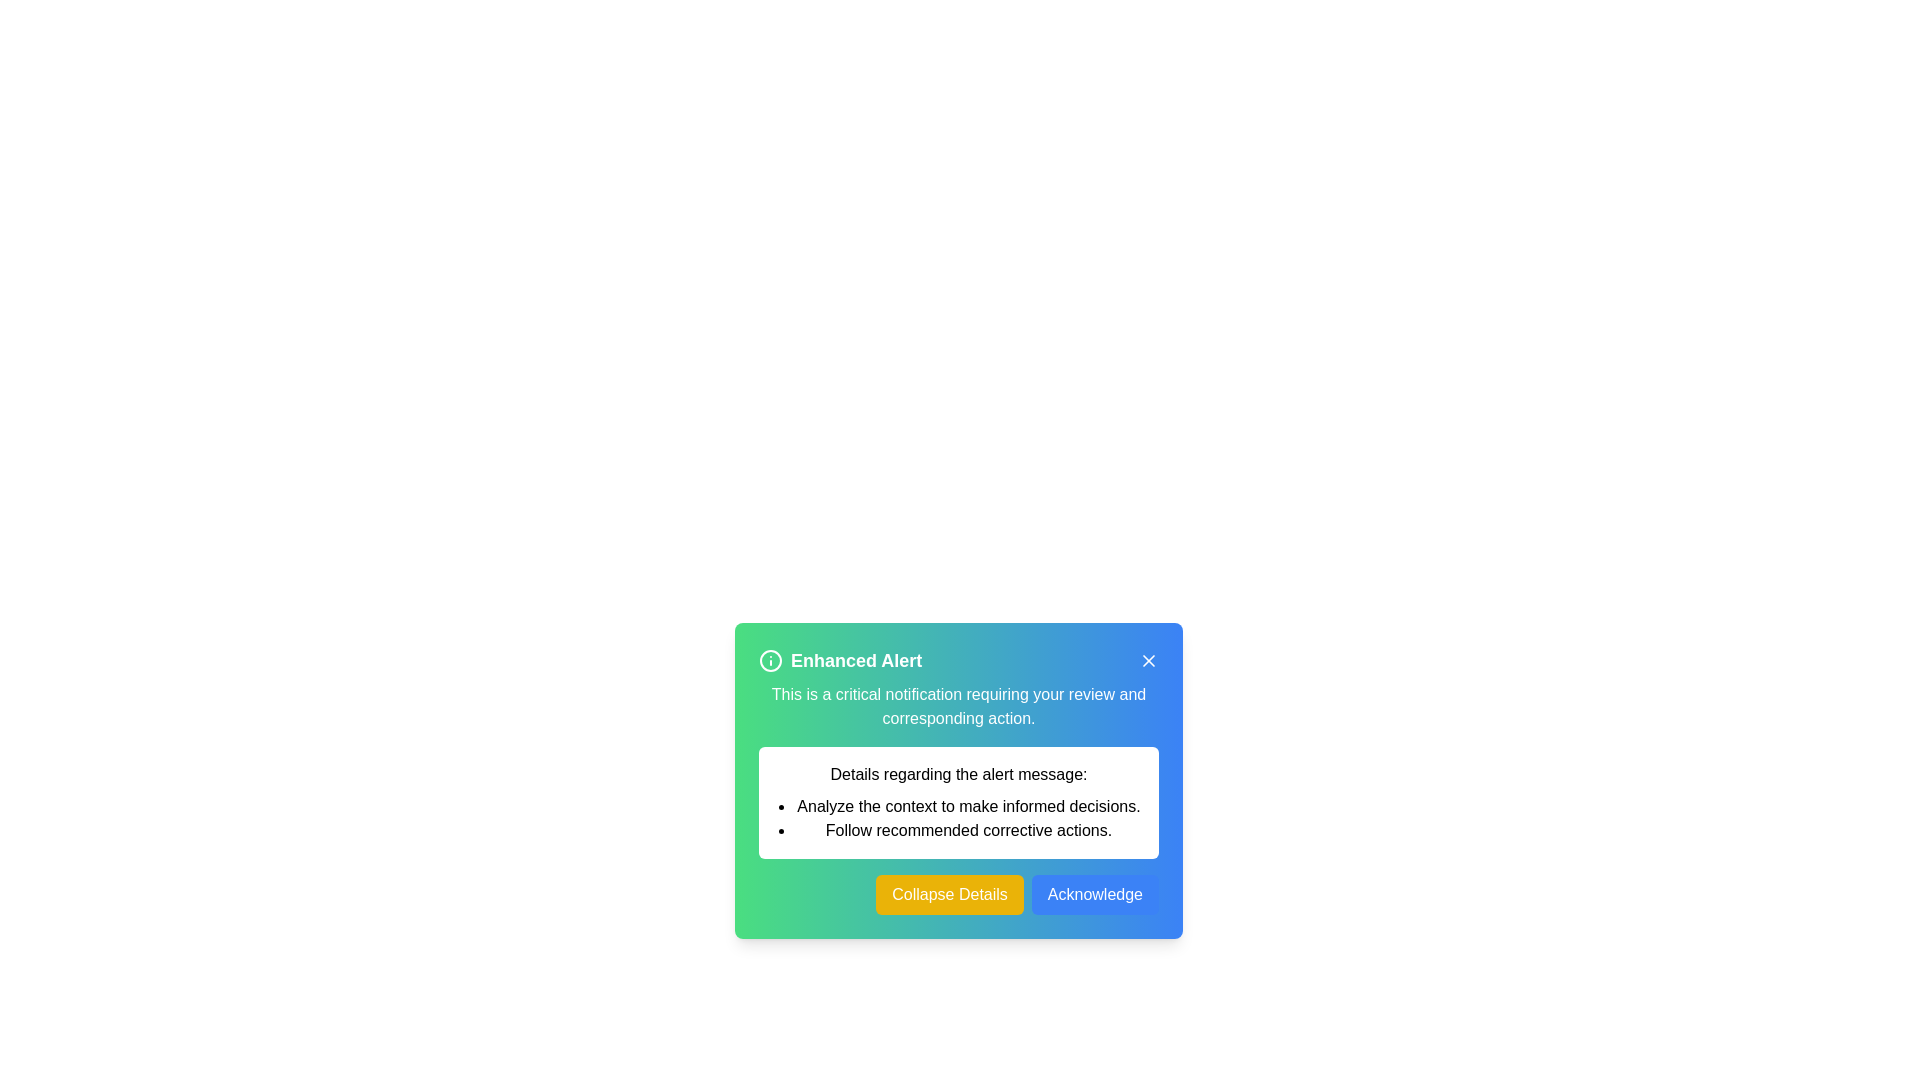 The image size is (1920, 1080). Describe the element at coordinates (969, 805) in the screenshot. I see `the text element that reads 'Analyze the context to make informed decisions.' which is the first item in a bulleted list on a notification card` at that location.